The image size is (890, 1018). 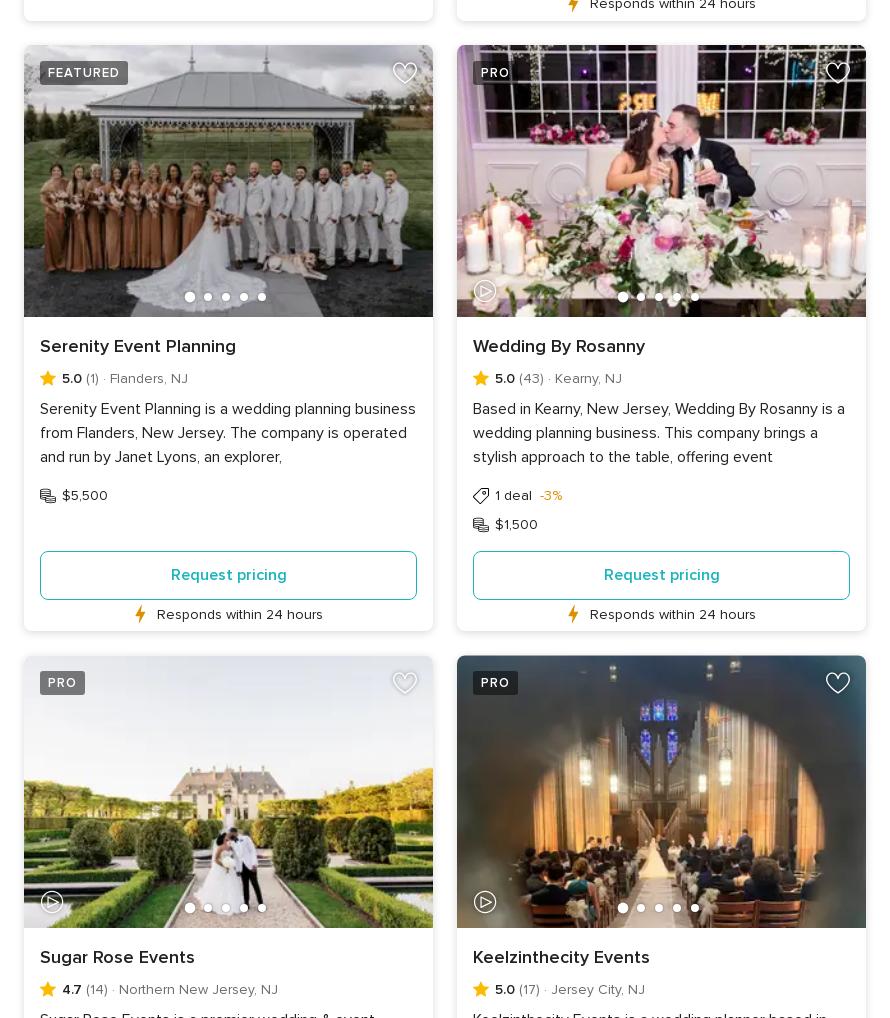 I want to click on '1 deal', so click(x=494, y=495).